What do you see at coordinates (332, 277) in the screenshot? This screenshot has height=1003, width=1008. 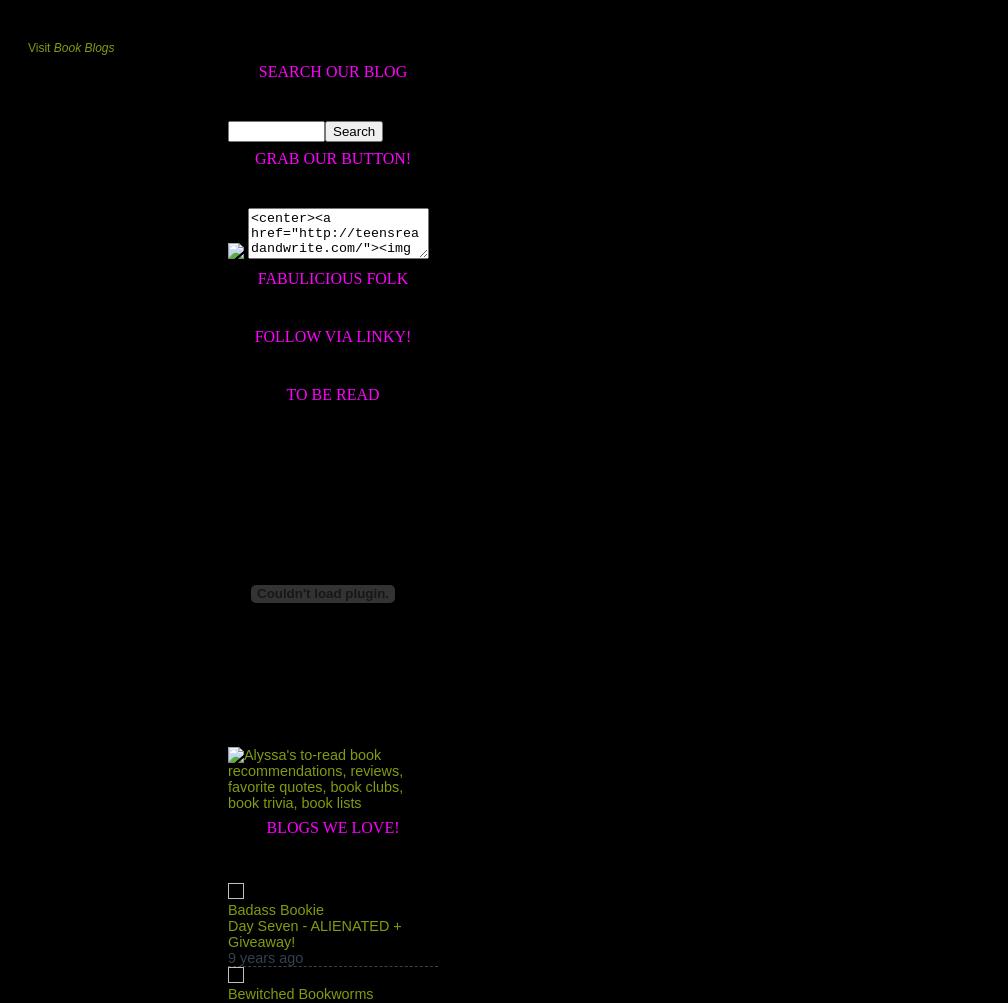 I see `'Fabulicious Folk'` at bounding box center [332, 277].